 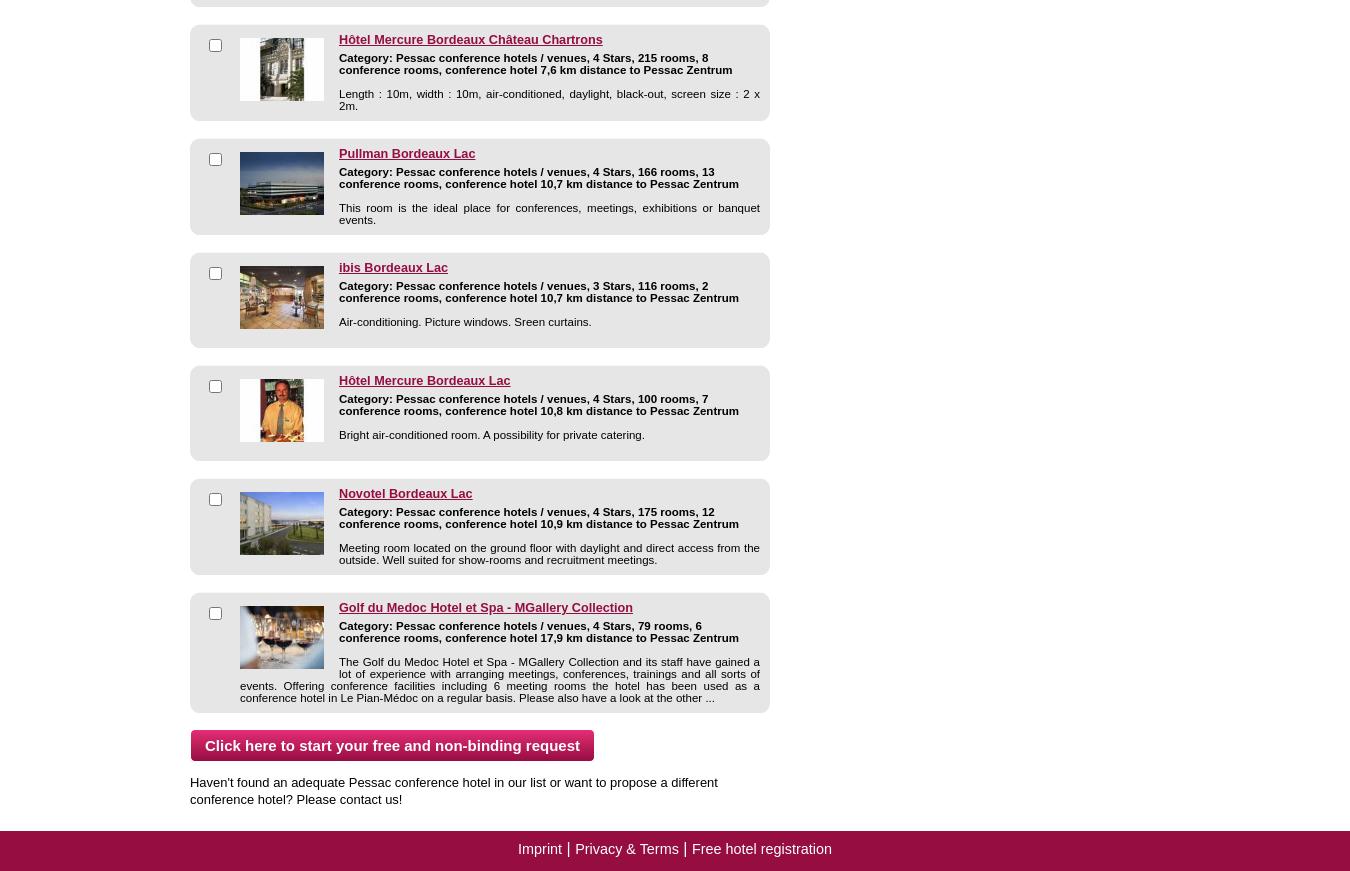 What do you see at coordinates (338, 404) in the screenshot?
I see `'Category: Pessac conference hotels / venues, 4 Stars, 100 rooms, 7 conference rooms, conference hotel  10,8 km distance to Pessac Zentrum'` at bounding box center [338, 404].